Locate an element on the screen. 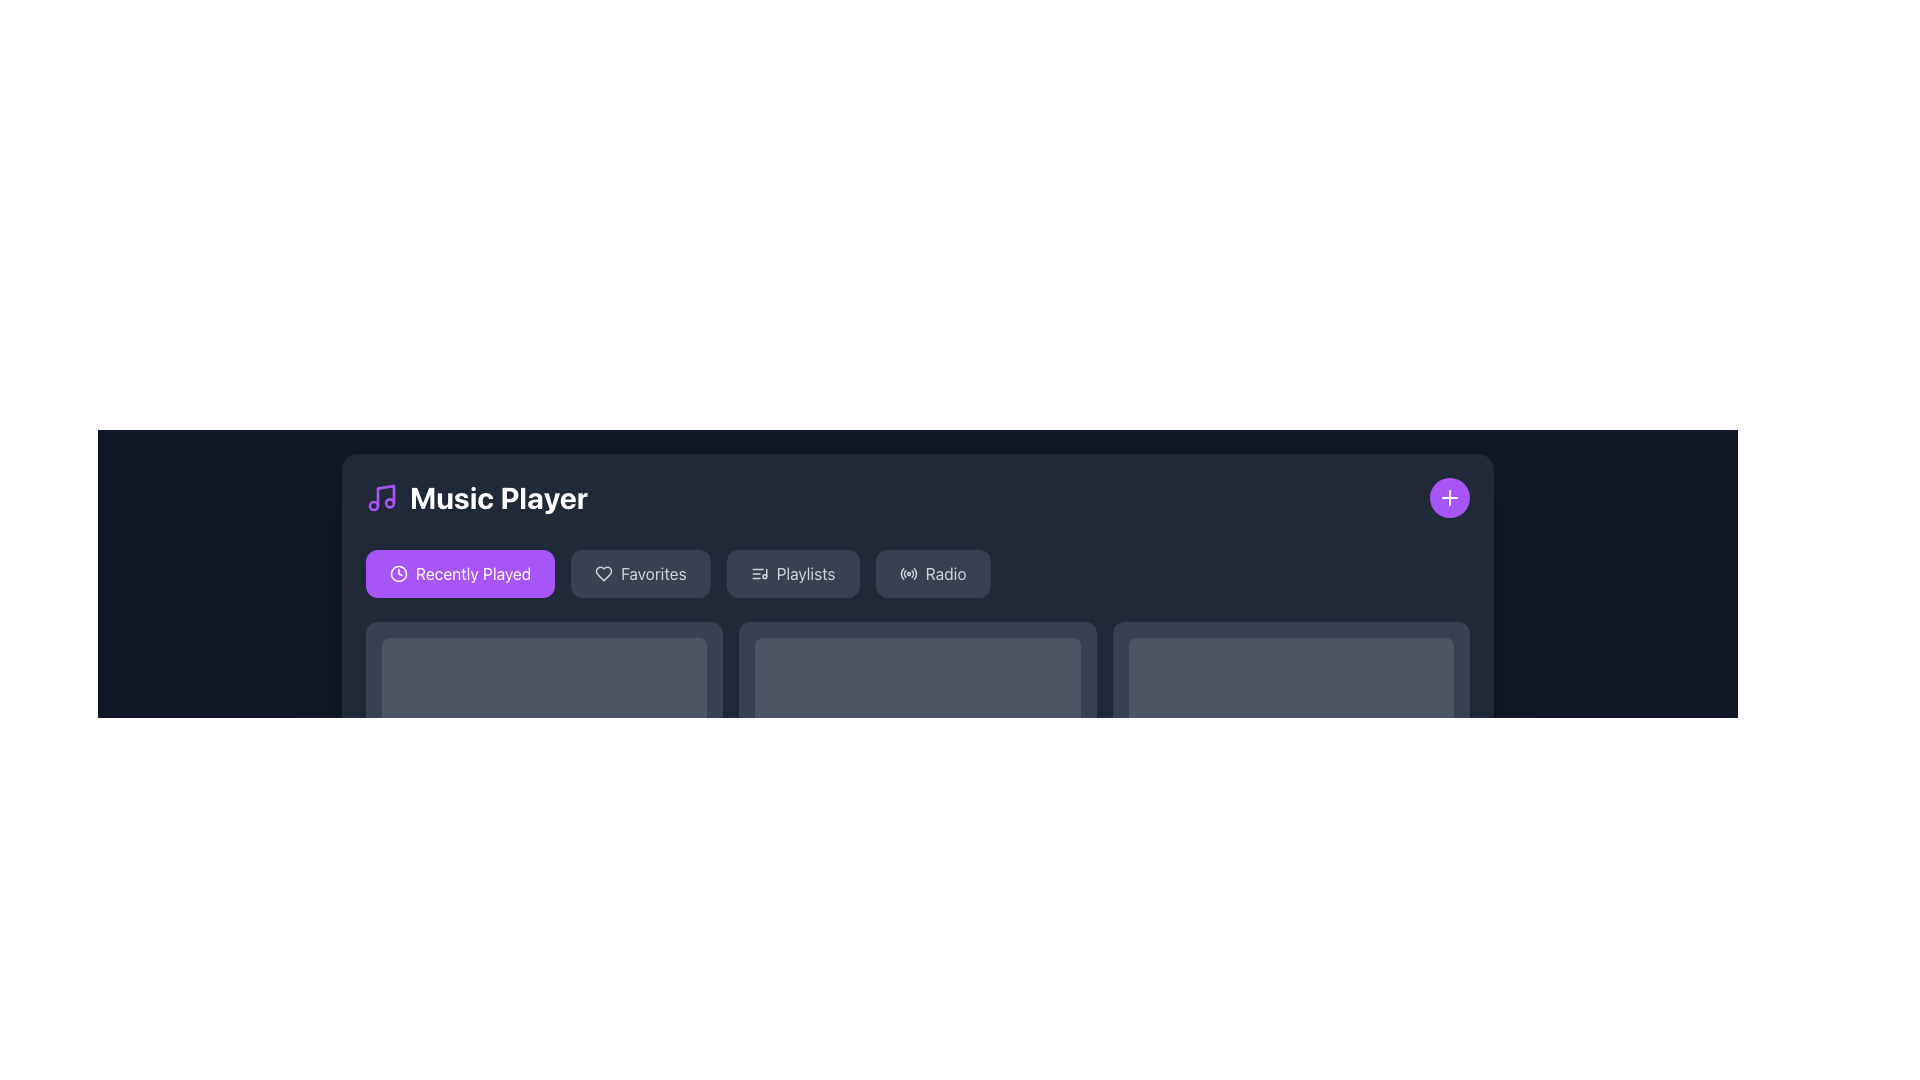 The width and height of the screenshot is (1920, 1080). the purple musical note icon located to the left of the 'Music Player' text in the top-left corner of the interface is located at coordinates (382, 496).